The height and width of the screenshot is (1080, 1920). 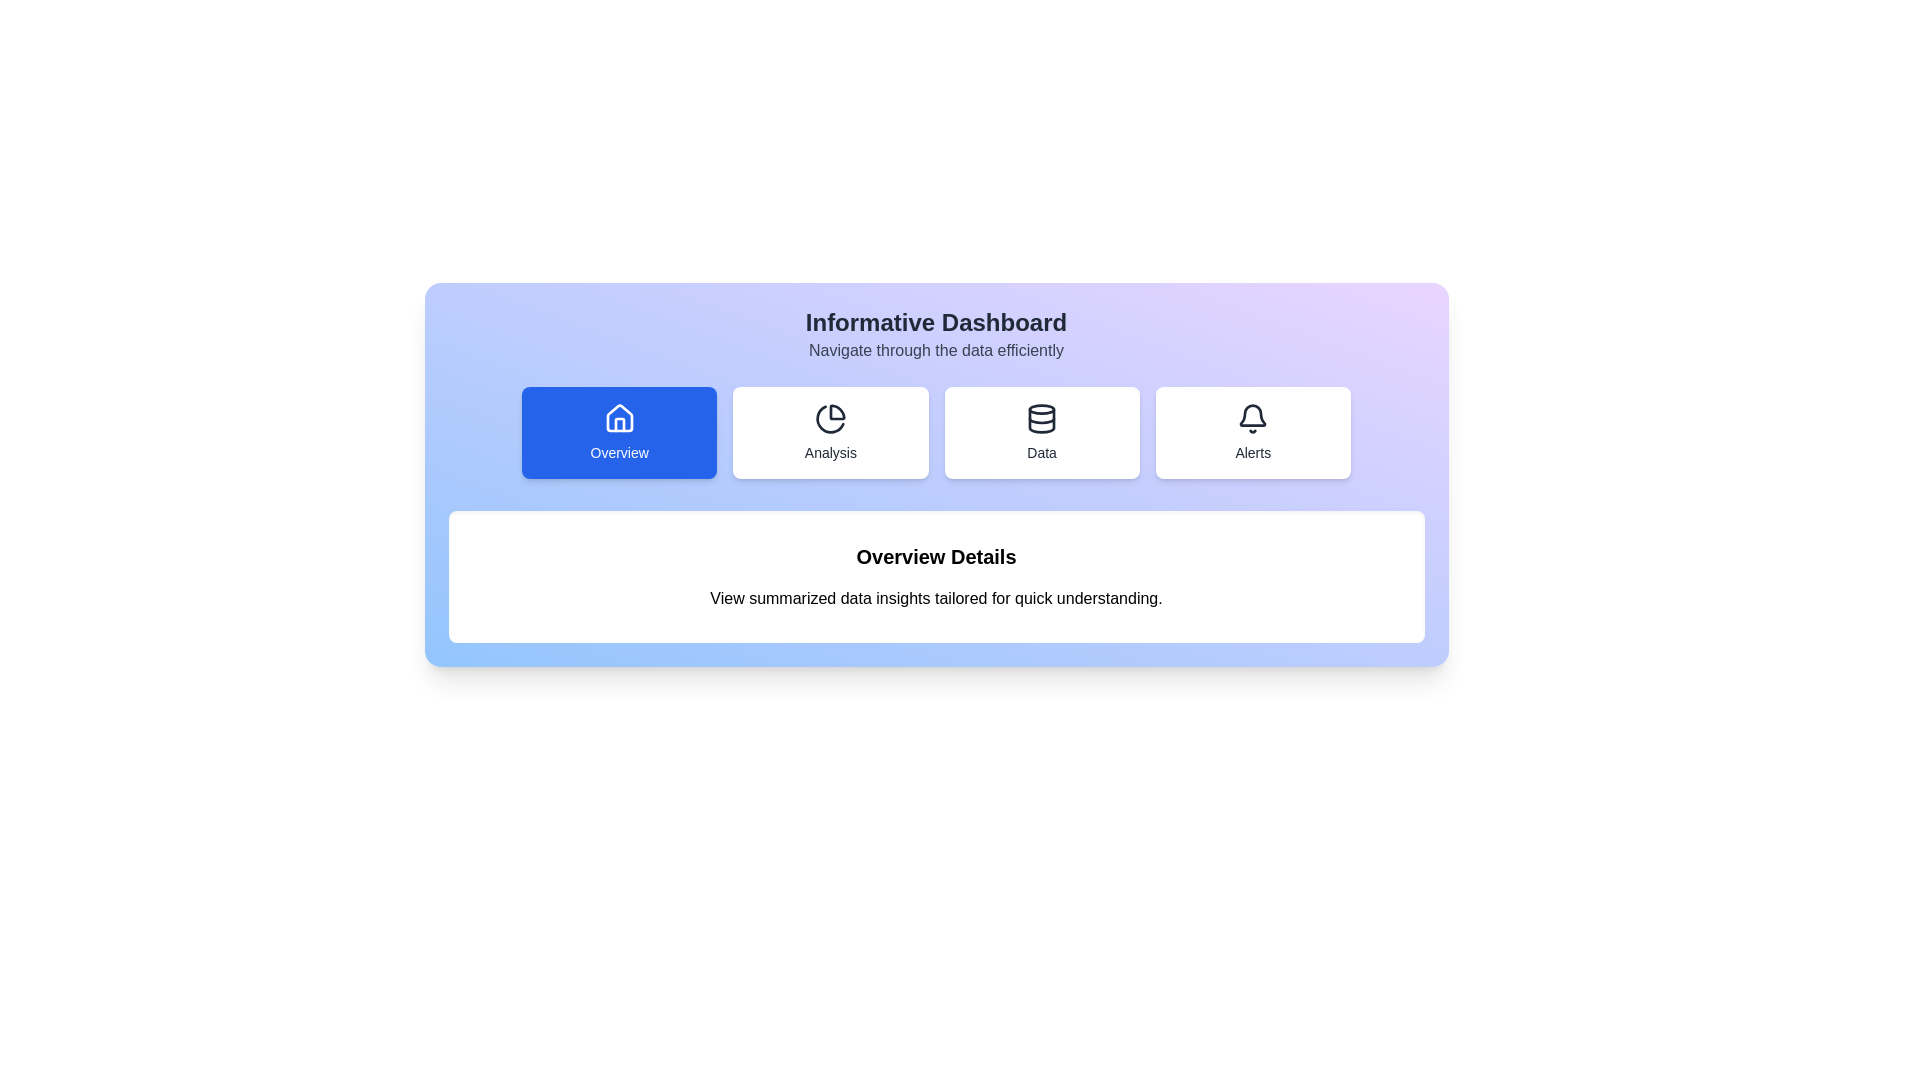 I want to click on data management icon located in the upper portion of the 'Data' card, which is the third card from the left in a row of four cards, so click(x=1041, y=418).